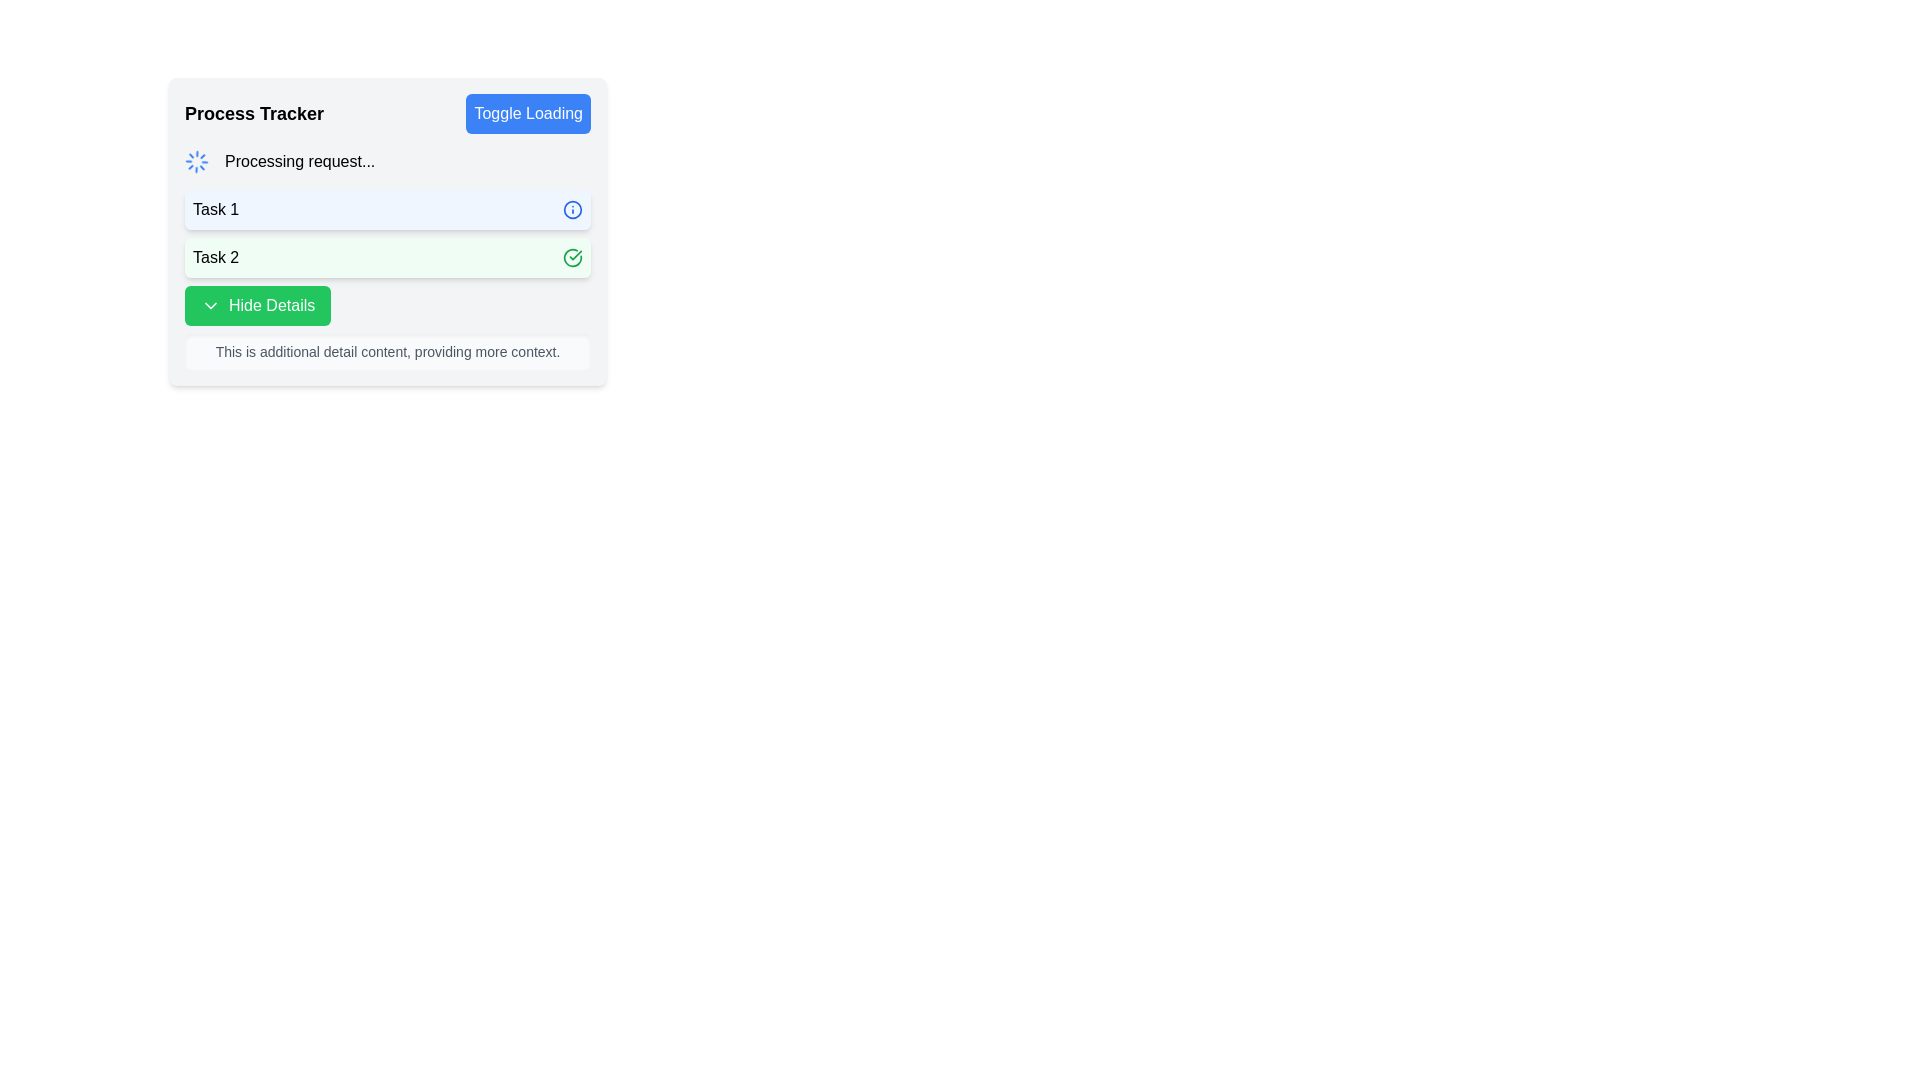 The image size is (1920, 1080). Describe the element at coordinates (216, 257) in the screenshot. I see `the Text Label displaying 'Task 2' which has a light green background and is aligned to the left side of its panel` at that location.